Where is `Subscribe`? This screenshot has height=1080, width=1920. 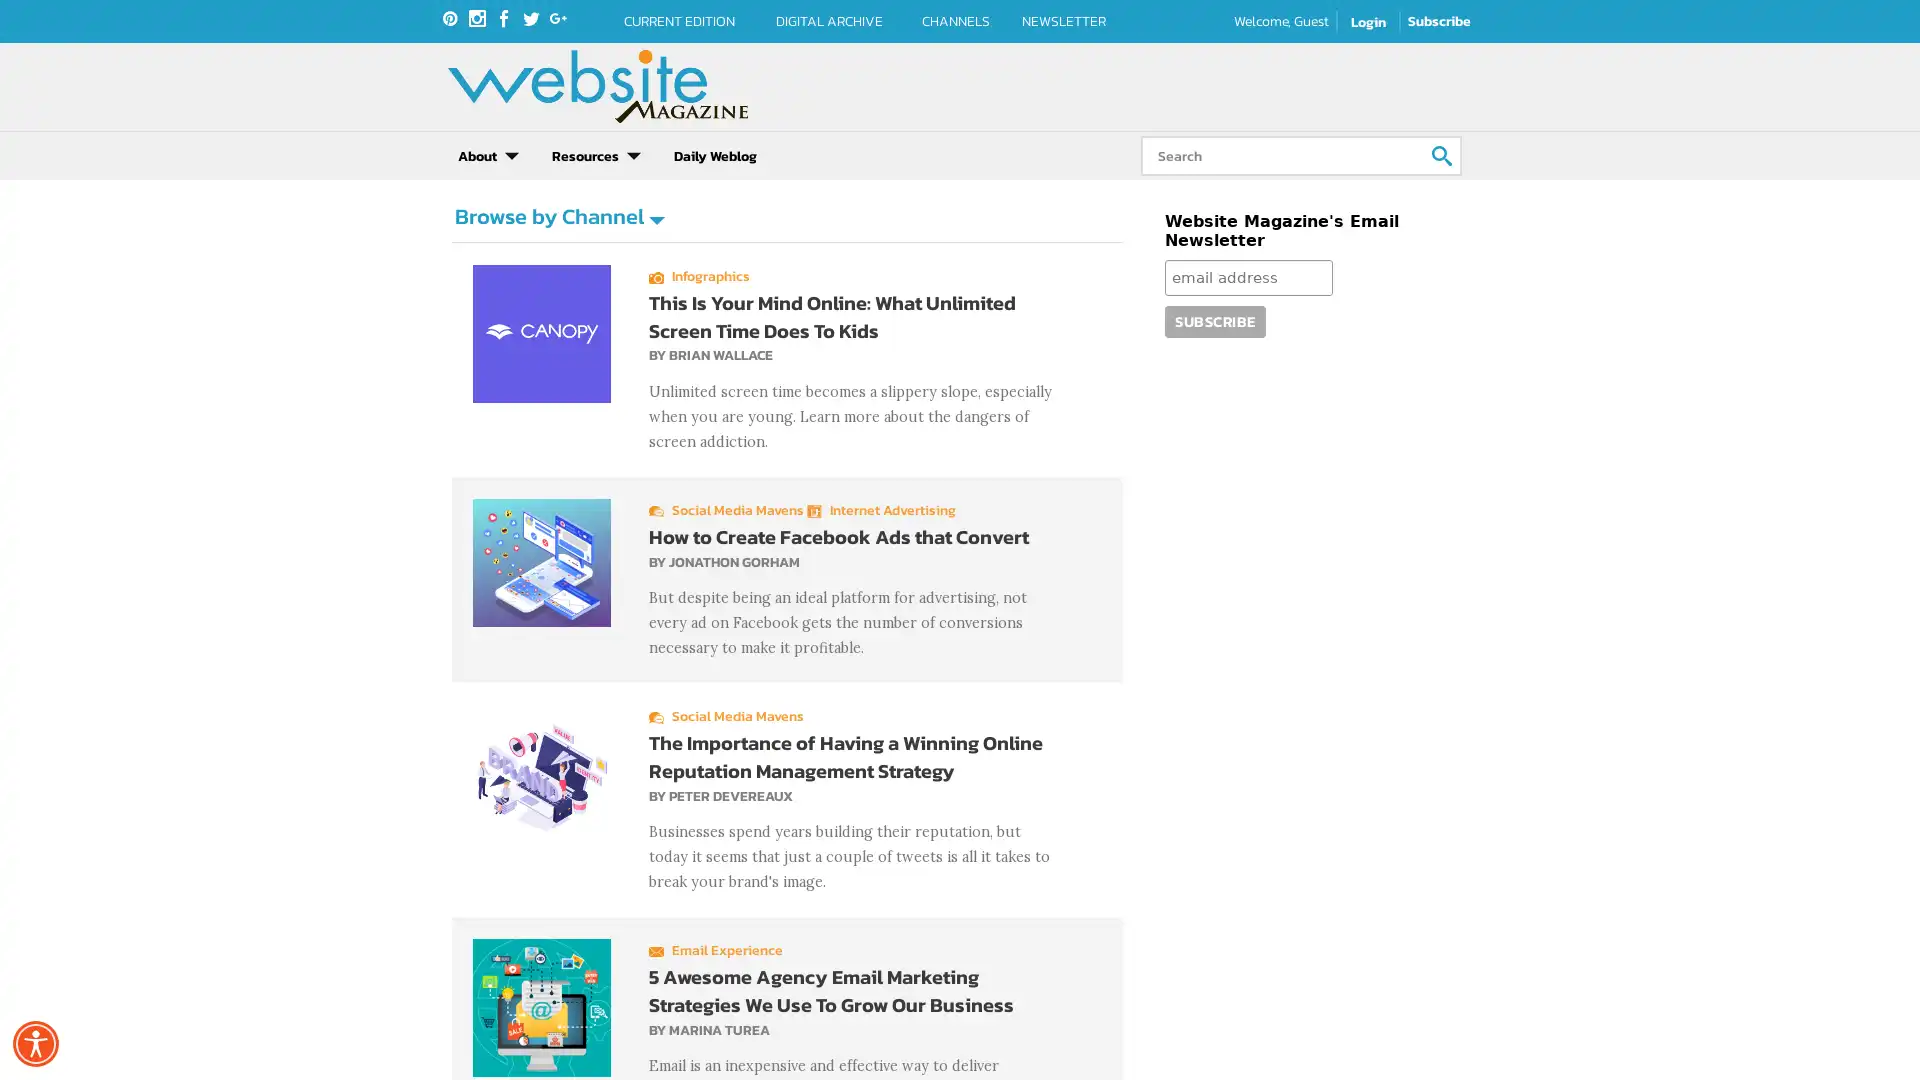
Subscribe is located at coordinates (1213, 356).